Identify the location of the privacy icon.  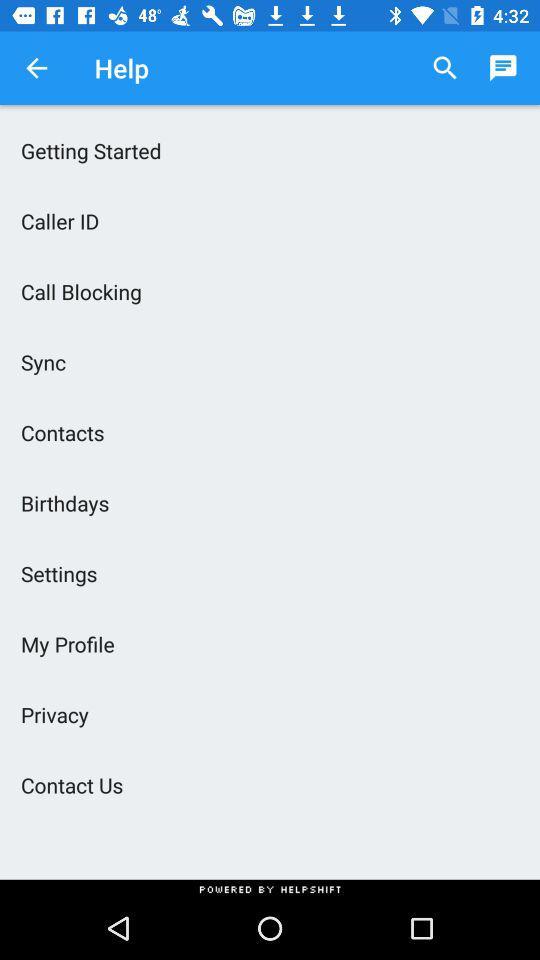
(270, 714).